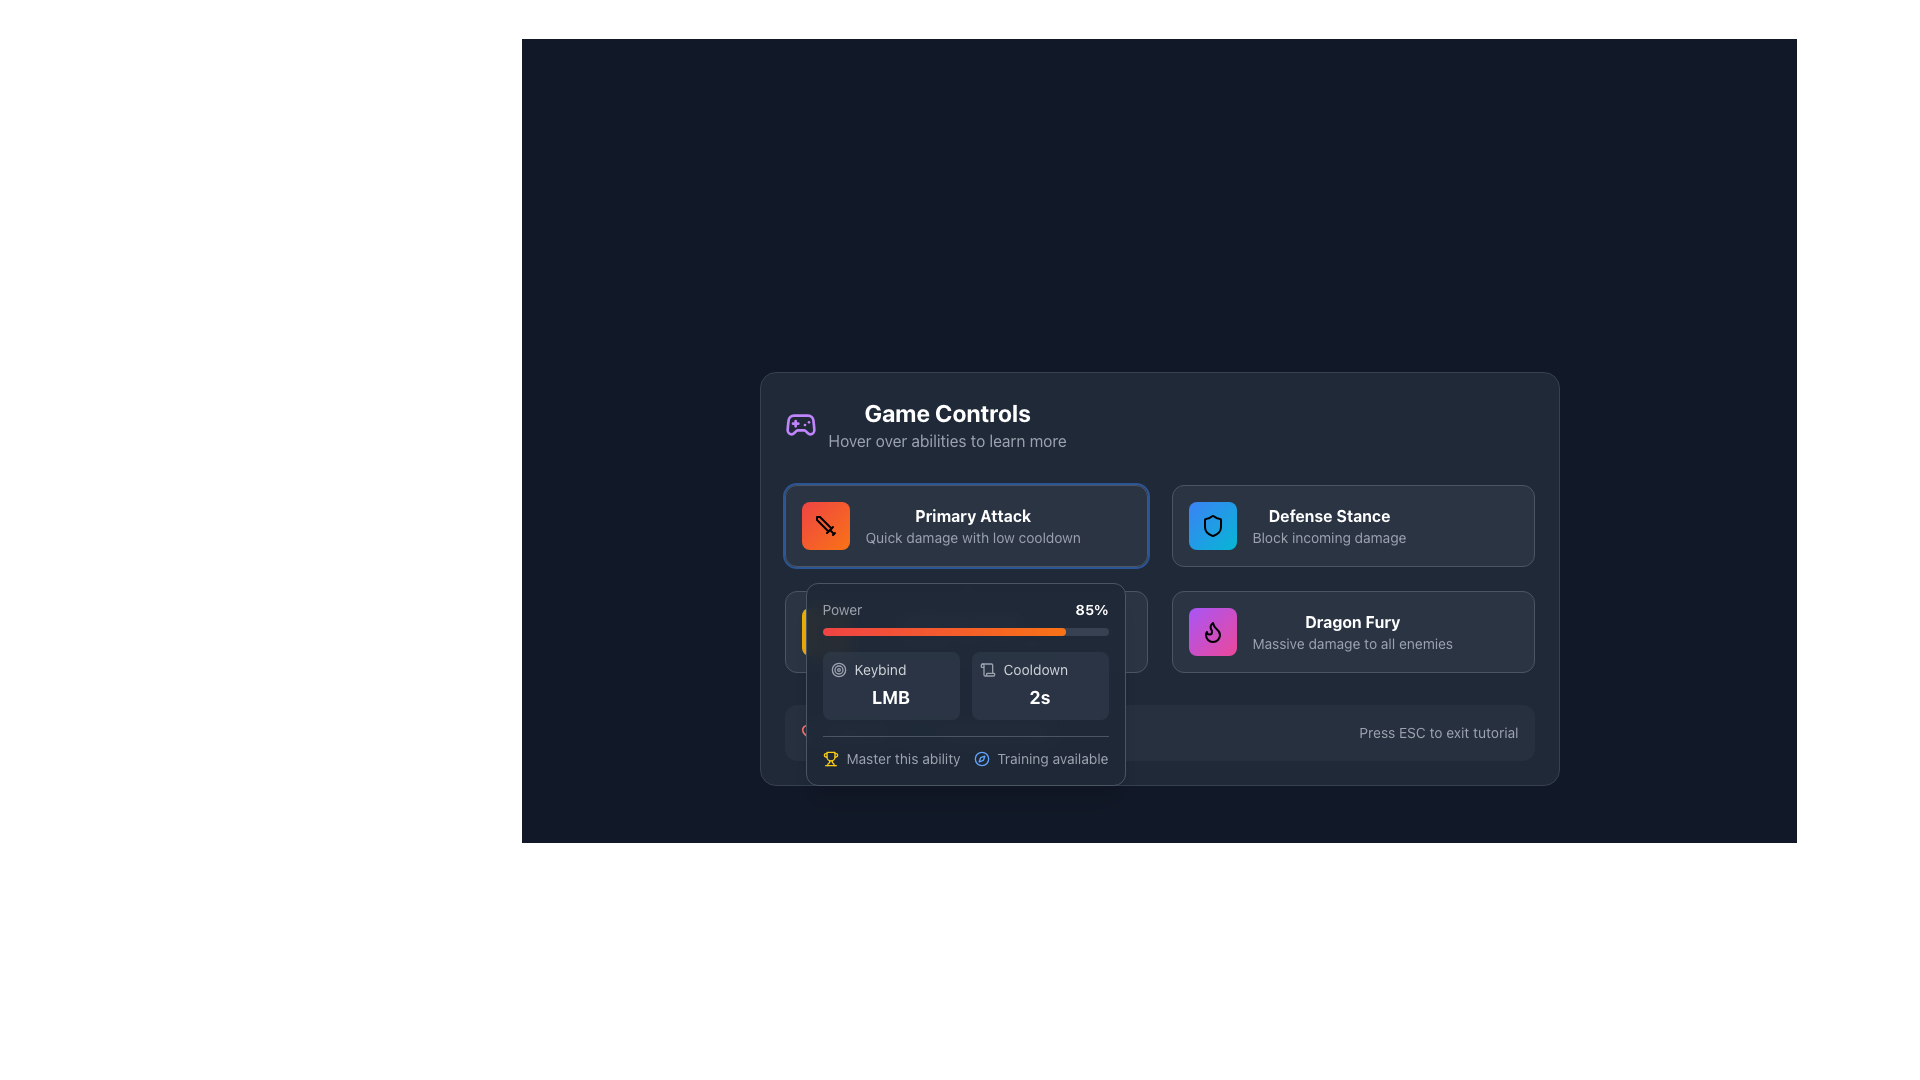 The height and width of the screenshot is (1080, 1920). Describe the element at coordinates (1352, 632) in the screenshot. I see `the Informational text block that provides details about the 'Dragon Fury' ability, located in the 'Game Controls' section to the right of 'Primary Attack' and 'Defense Stance'` at that location.